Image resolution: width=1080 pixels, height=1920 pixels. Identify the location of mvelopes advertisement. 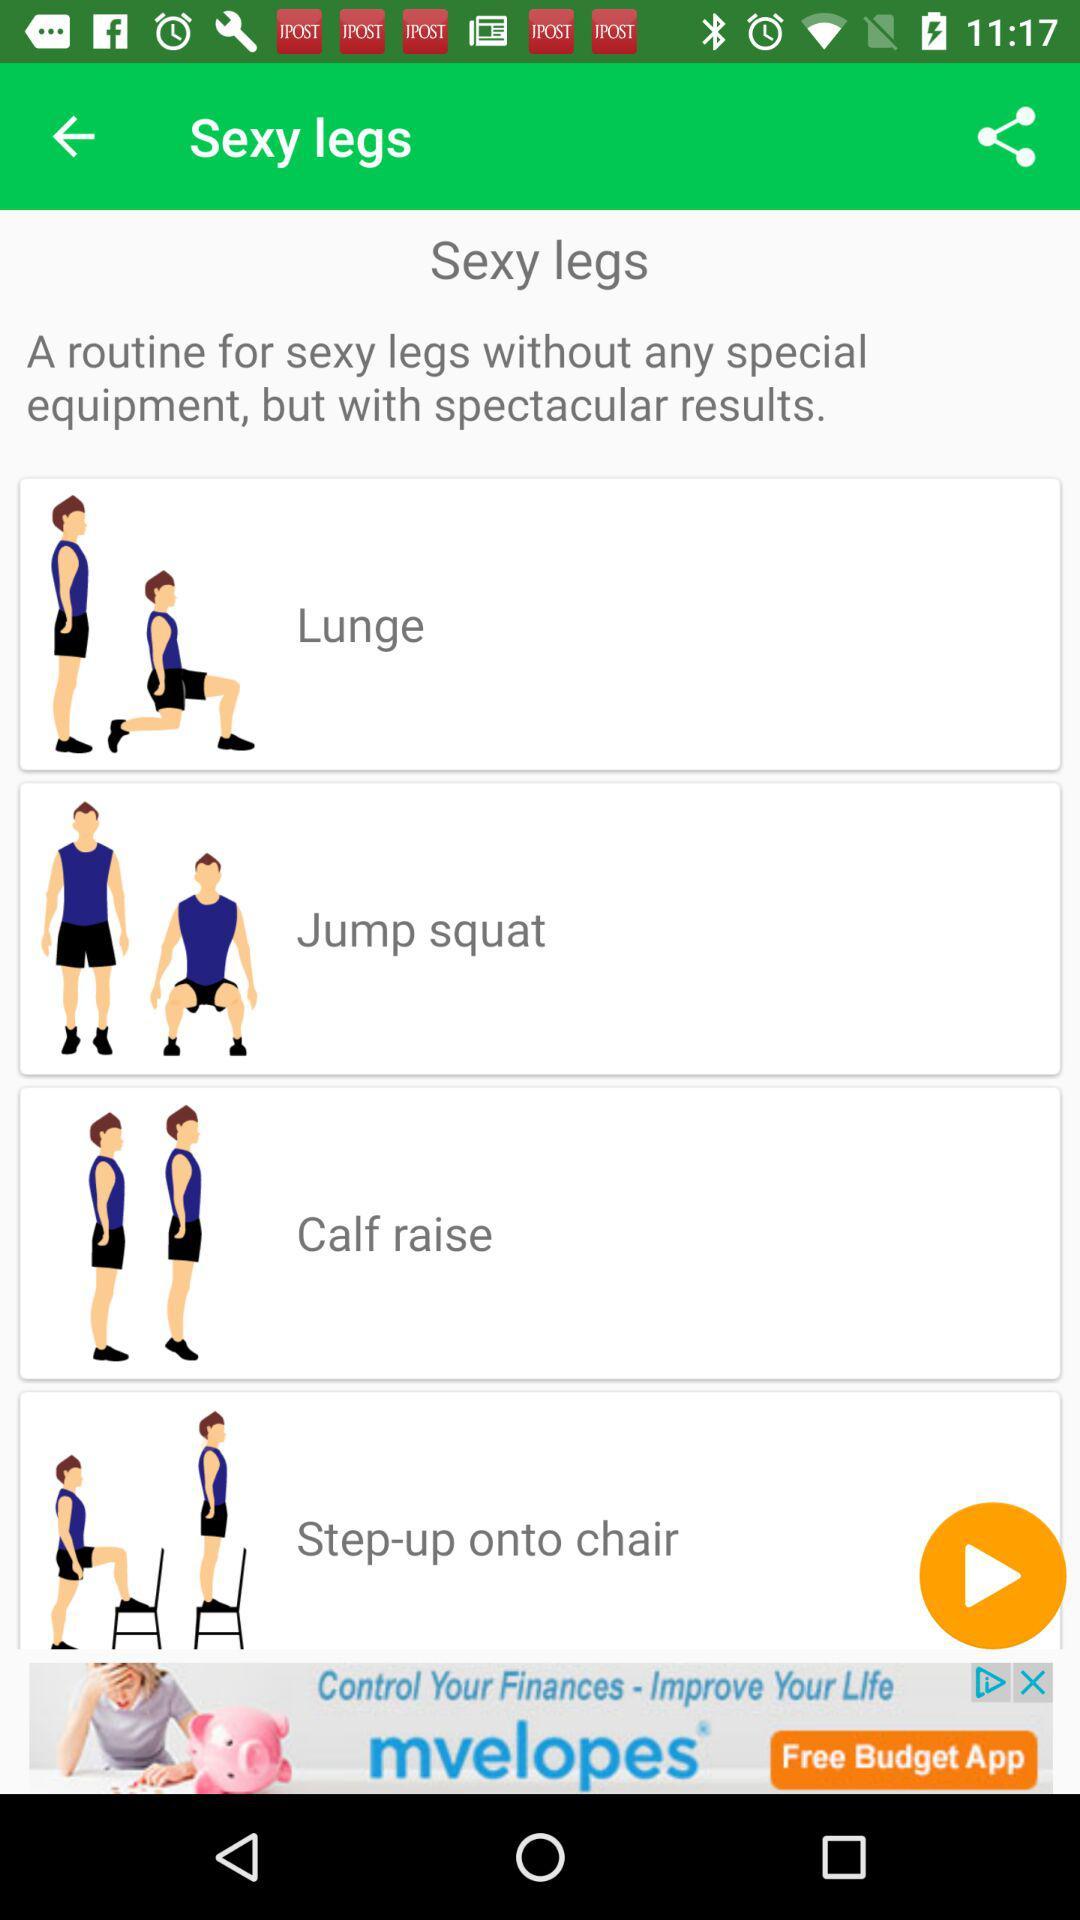
(540, 1727).